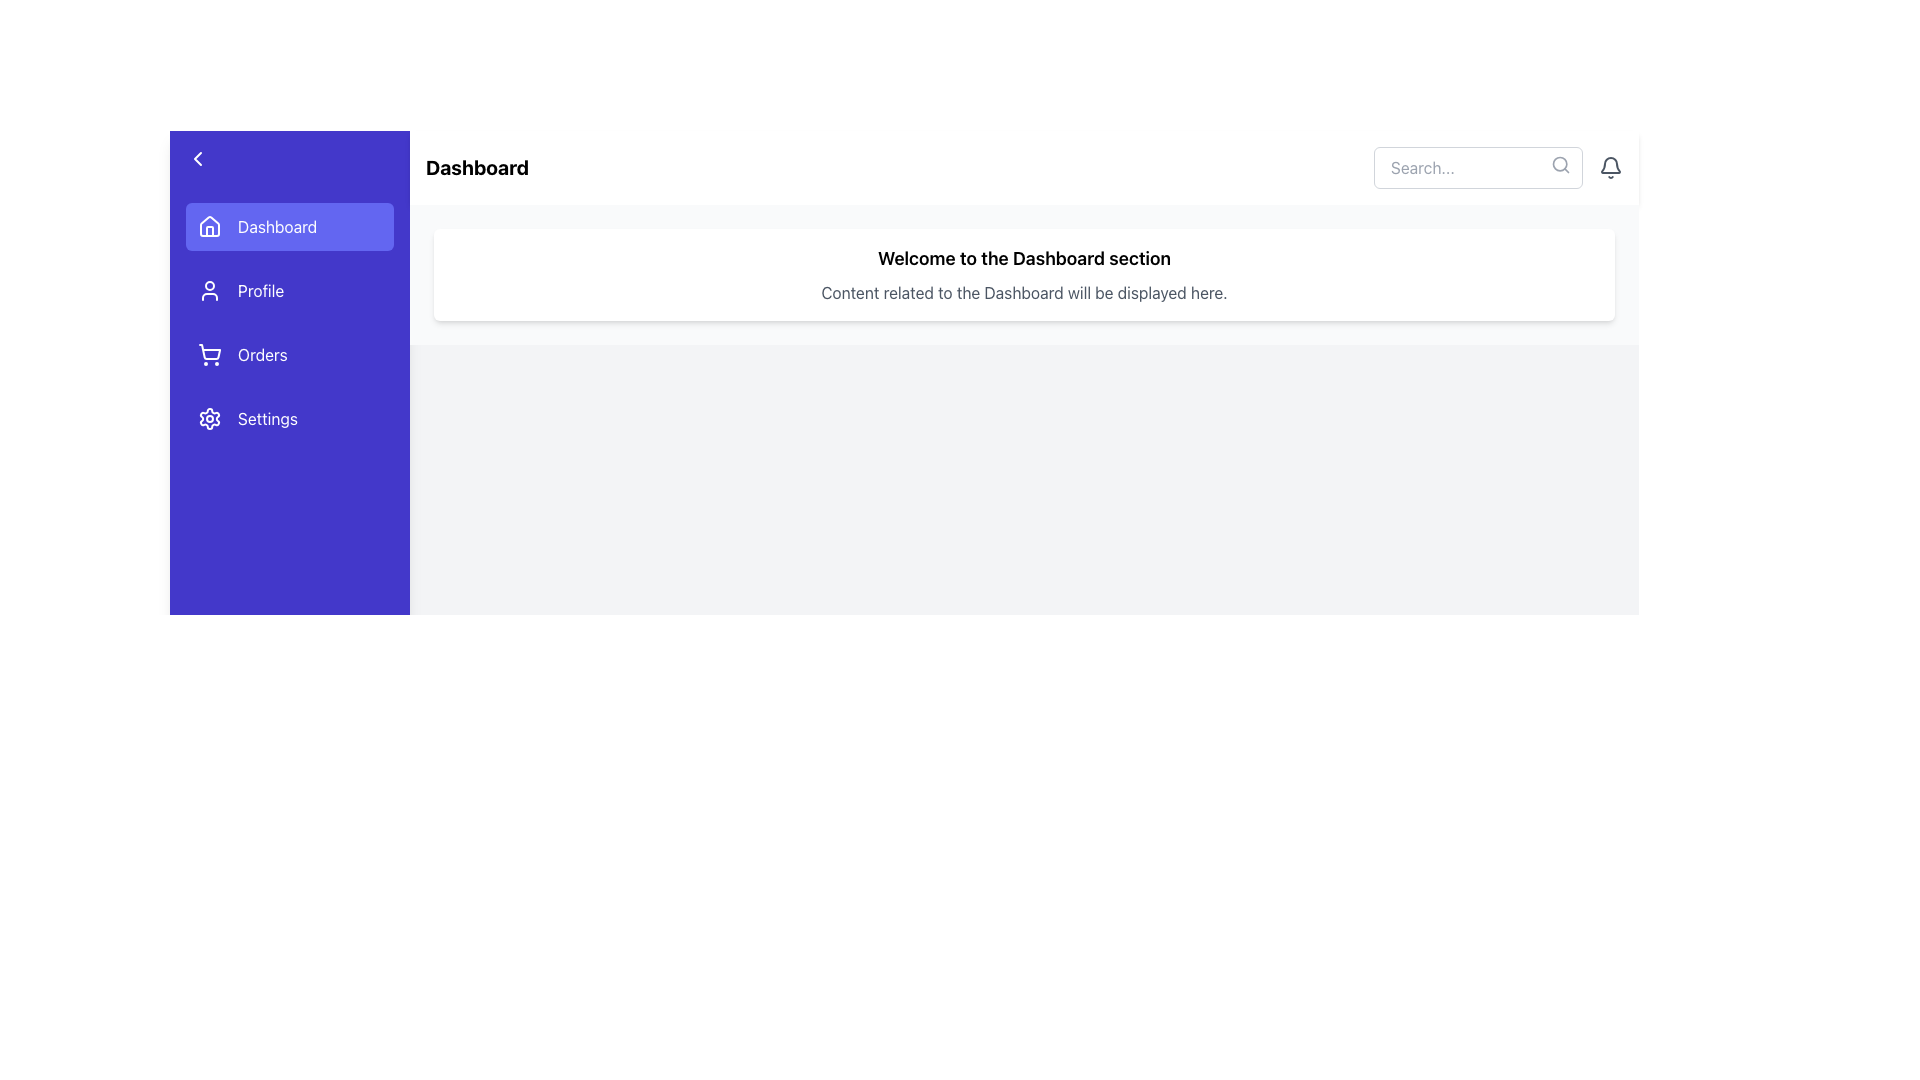 The width and height of the screenshot is (1920, 1080). What do you see at coordinates (276, 226) in the screenshot?
I see `the 'Dashboard' text label in the sidebar navigation menu, which is displayed in white font on a purple background` at bounding box center [276, 226].